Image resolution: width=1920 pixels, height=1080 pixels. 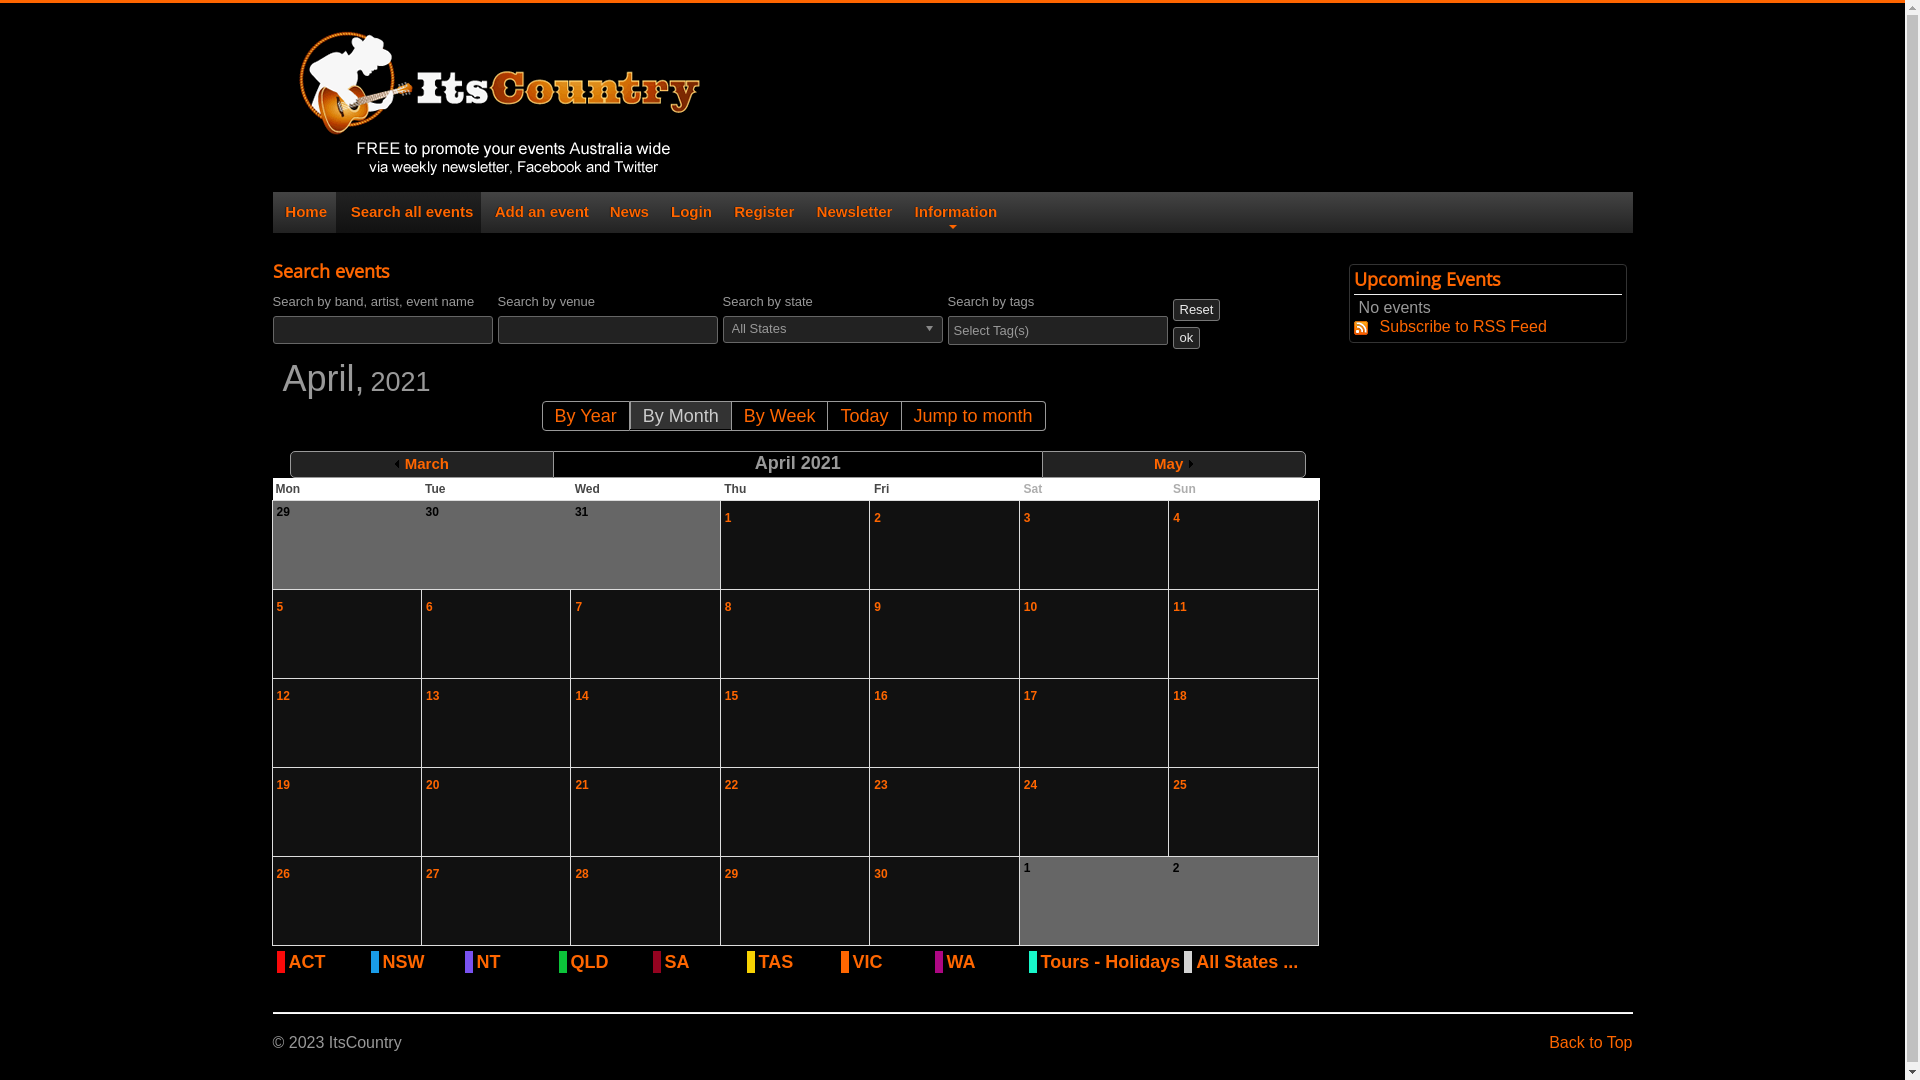 What do you see at coordinates (680, 414) in the screenshot?
I see `'By Month'` at bounding box center [680, 414].